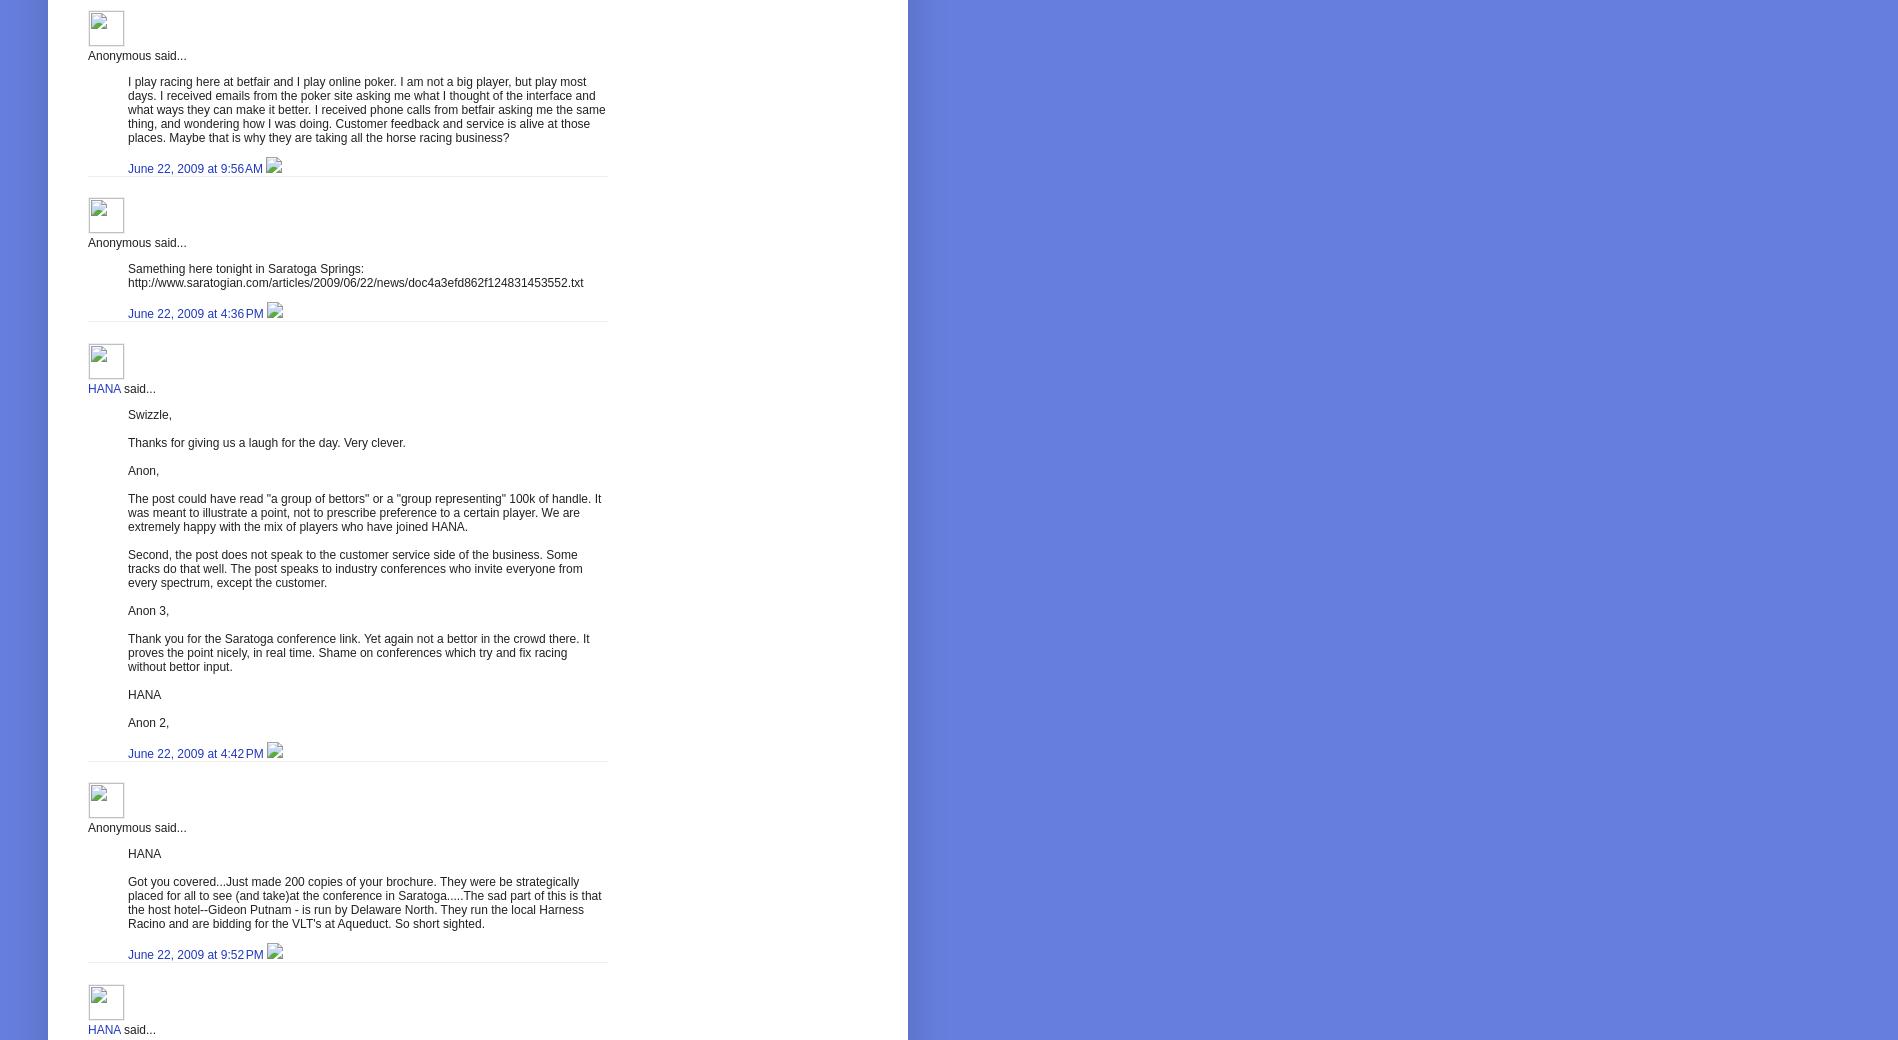 This screenshot has width=1898, height=1040. What do you see at coordinates (127, 955) in the screenshot?
I see `'June 22, 2009 at 9:52 PM'` at bounding box center [127, 955].